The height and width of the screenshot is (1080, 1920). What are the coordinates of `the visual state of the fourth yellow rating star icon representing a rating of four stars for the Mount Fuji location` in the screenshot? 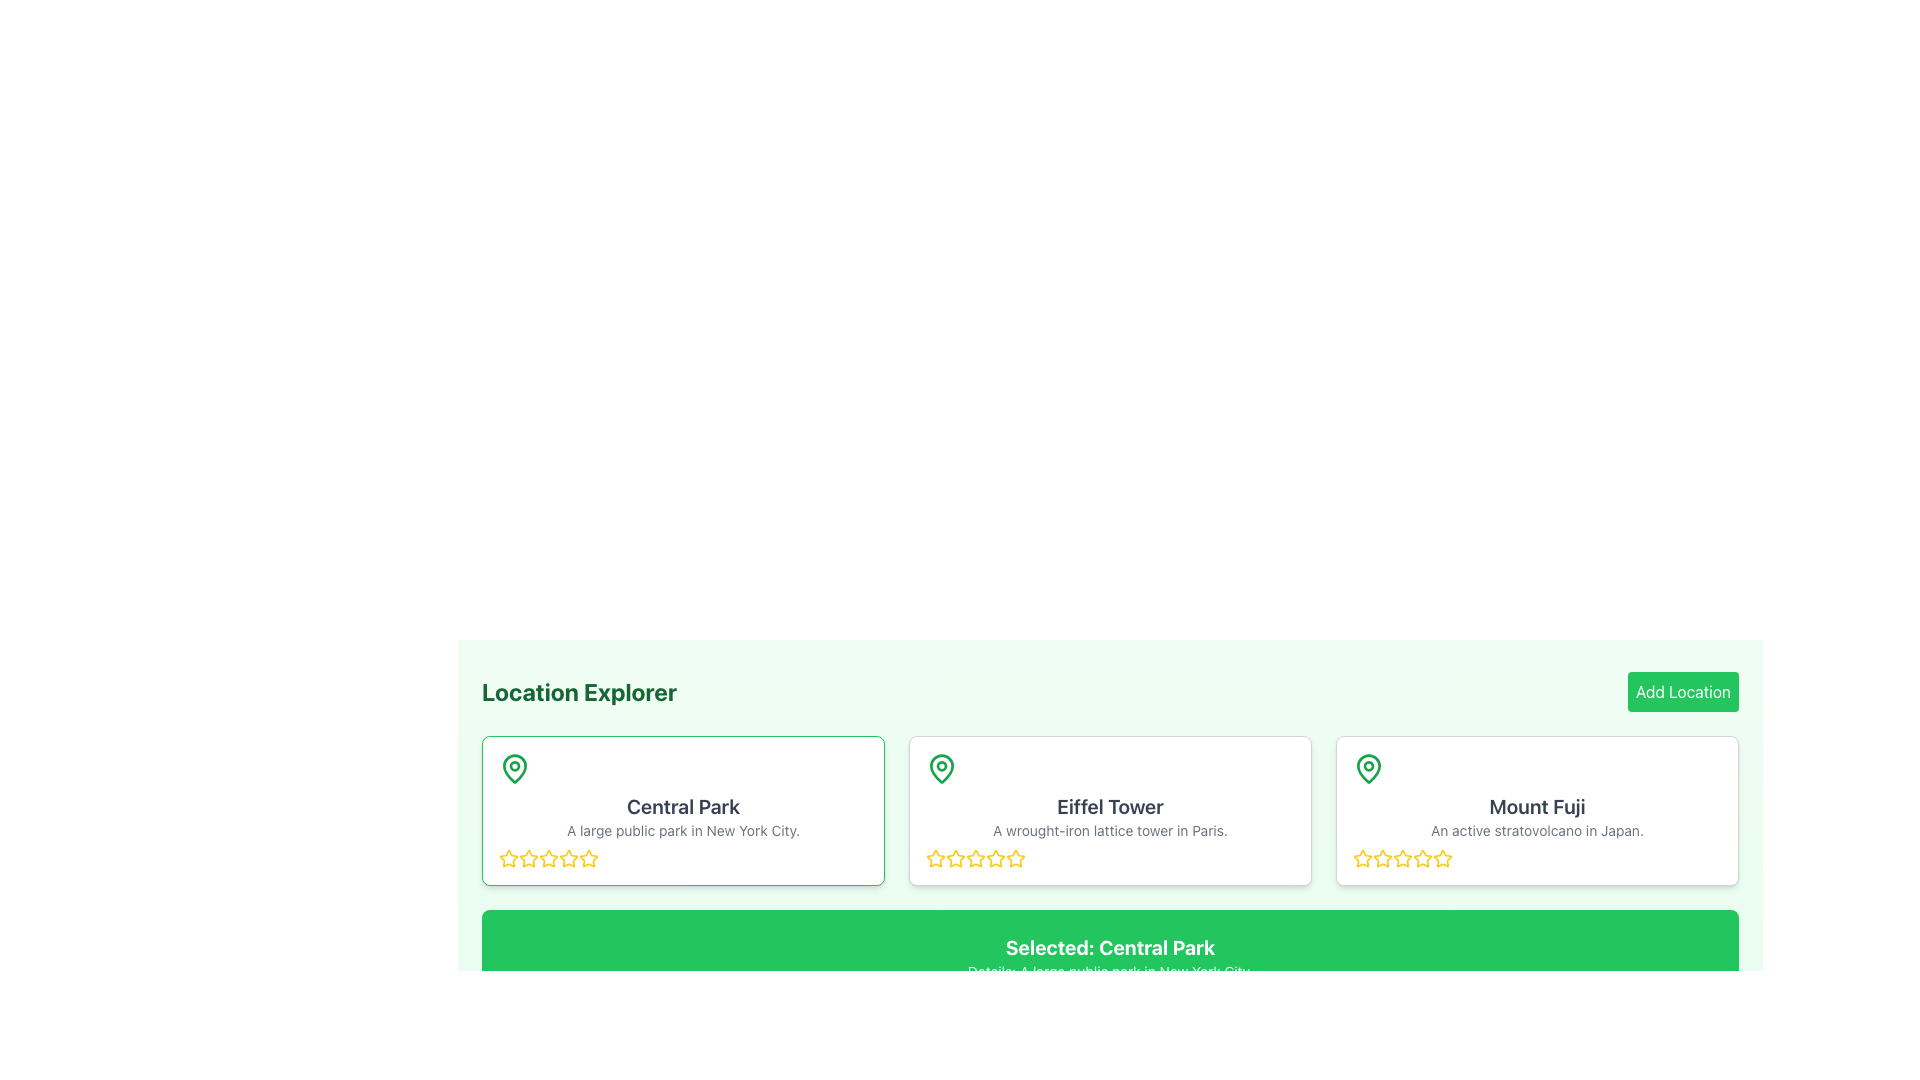 It's located at (1401, 858).